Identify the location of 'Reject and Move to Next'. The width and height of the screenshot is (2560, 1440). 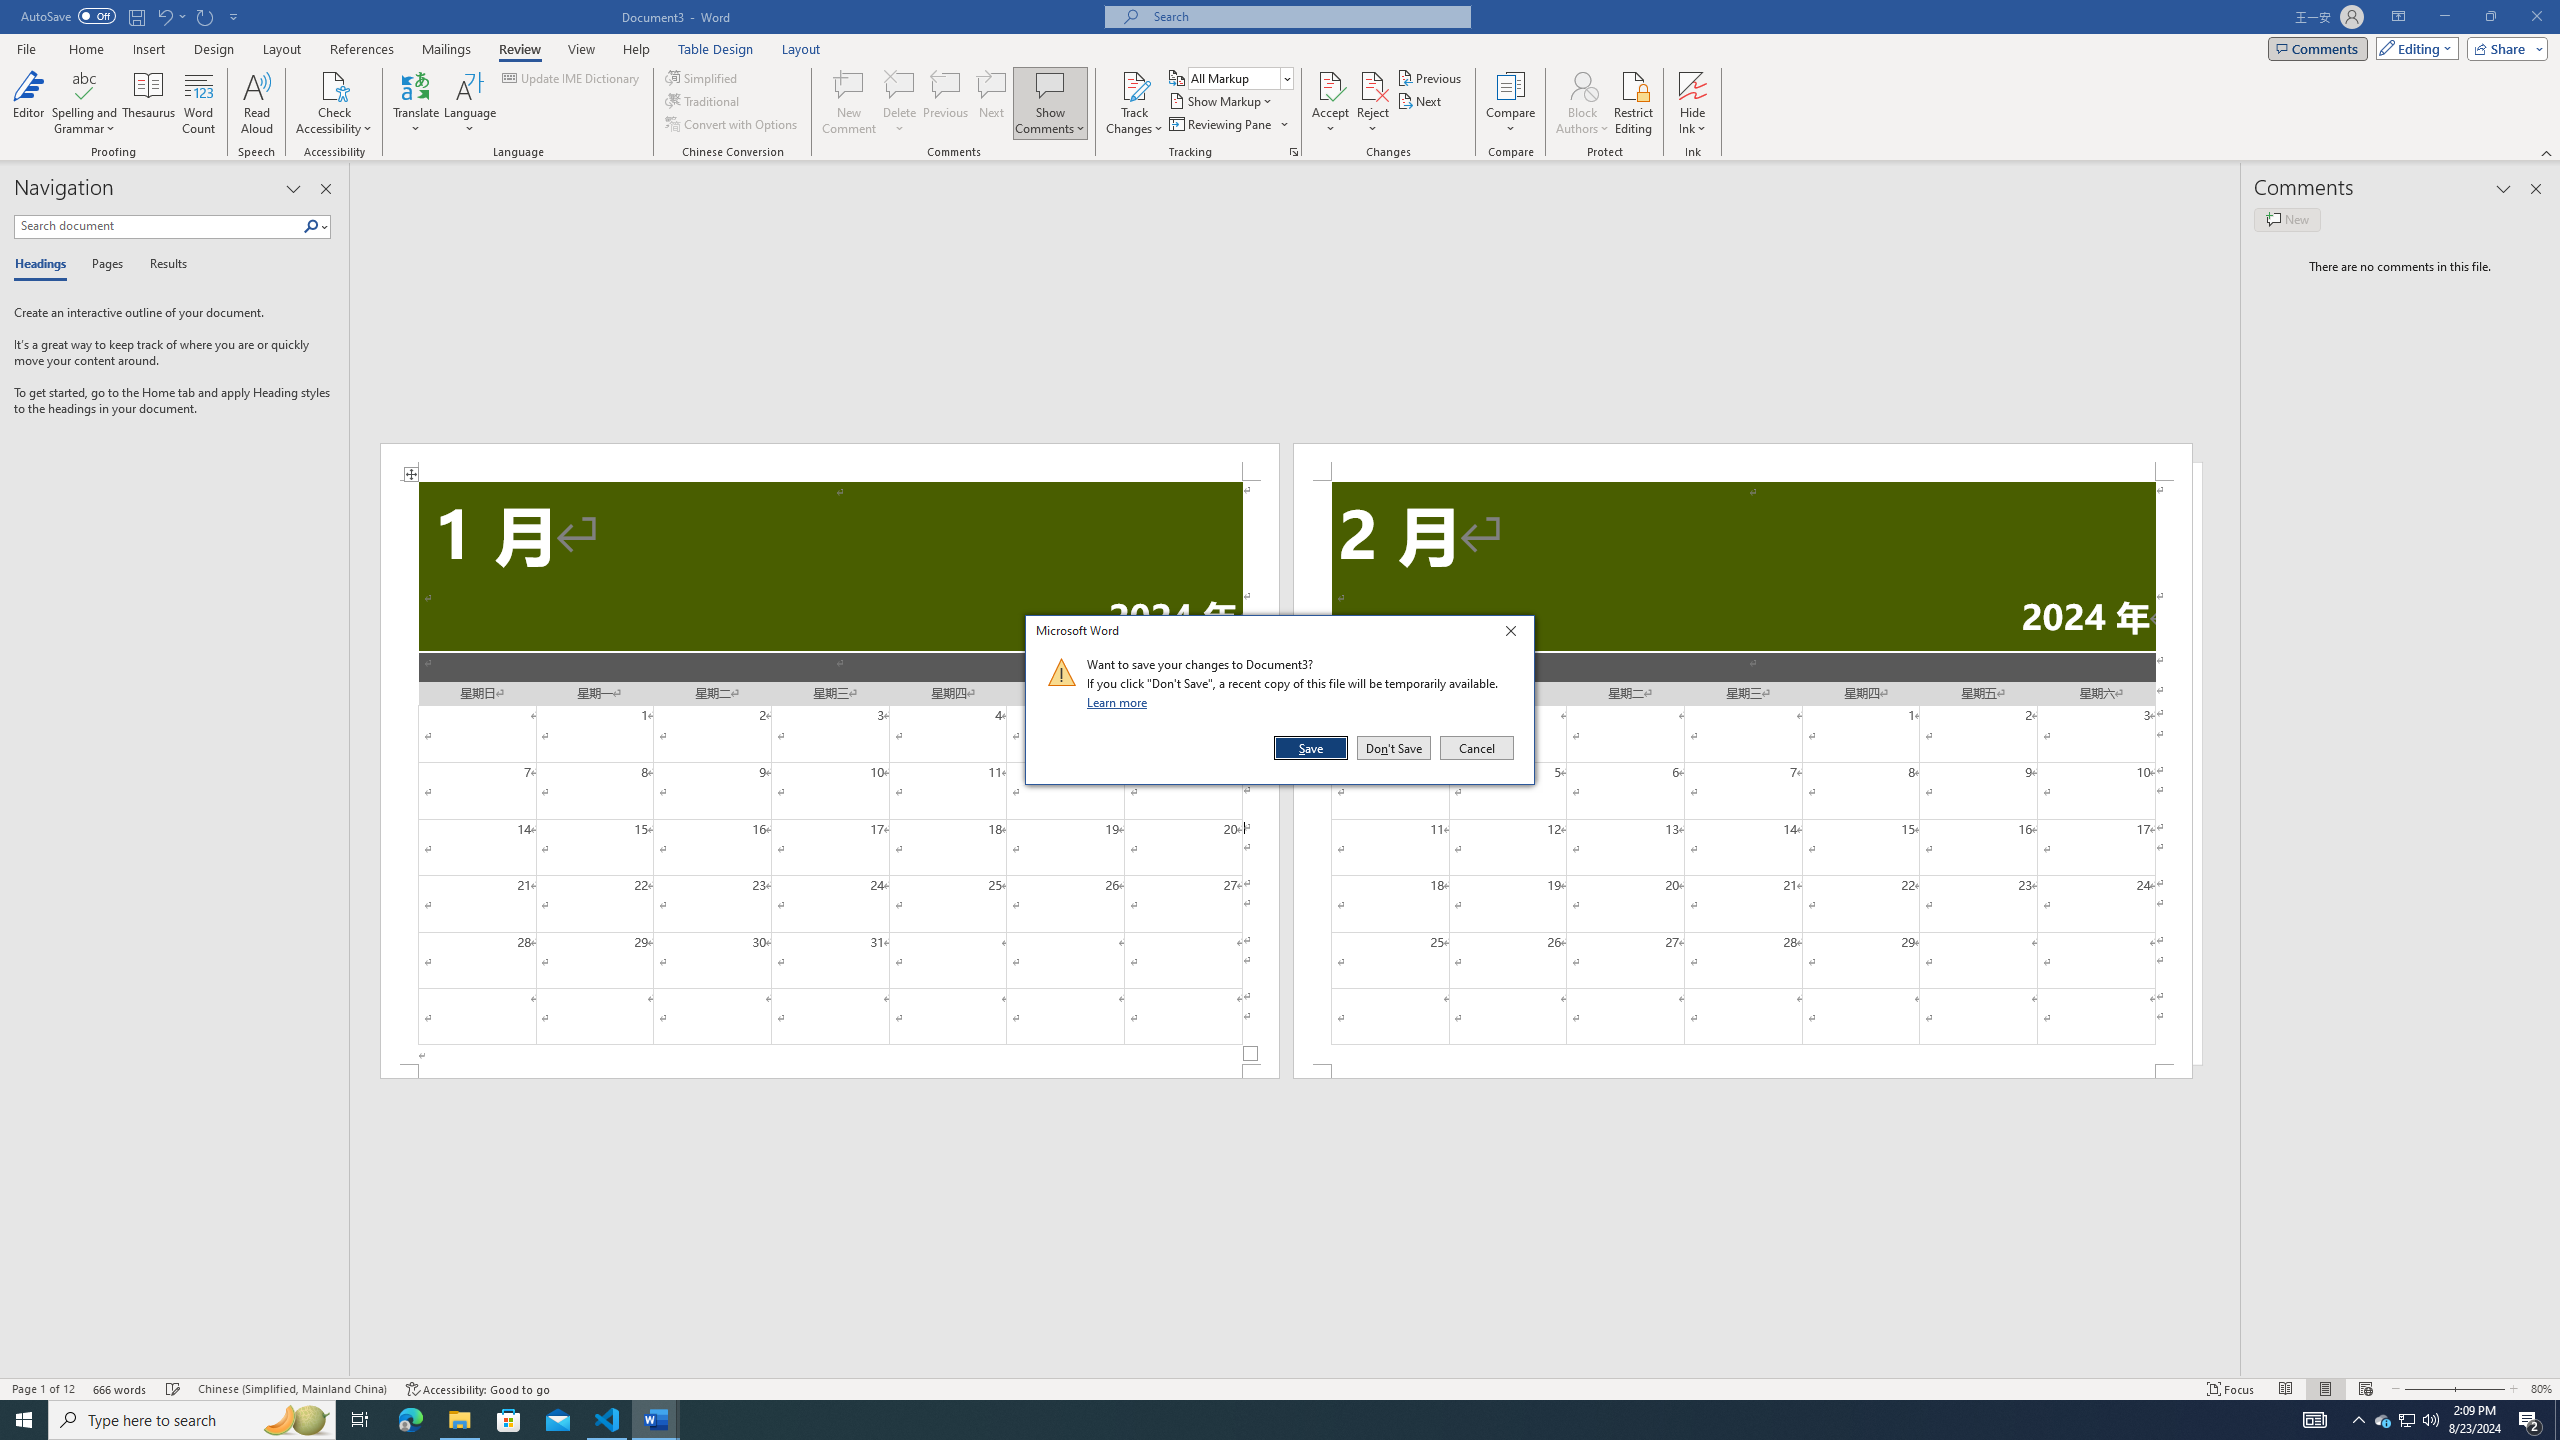
(1373, 84).